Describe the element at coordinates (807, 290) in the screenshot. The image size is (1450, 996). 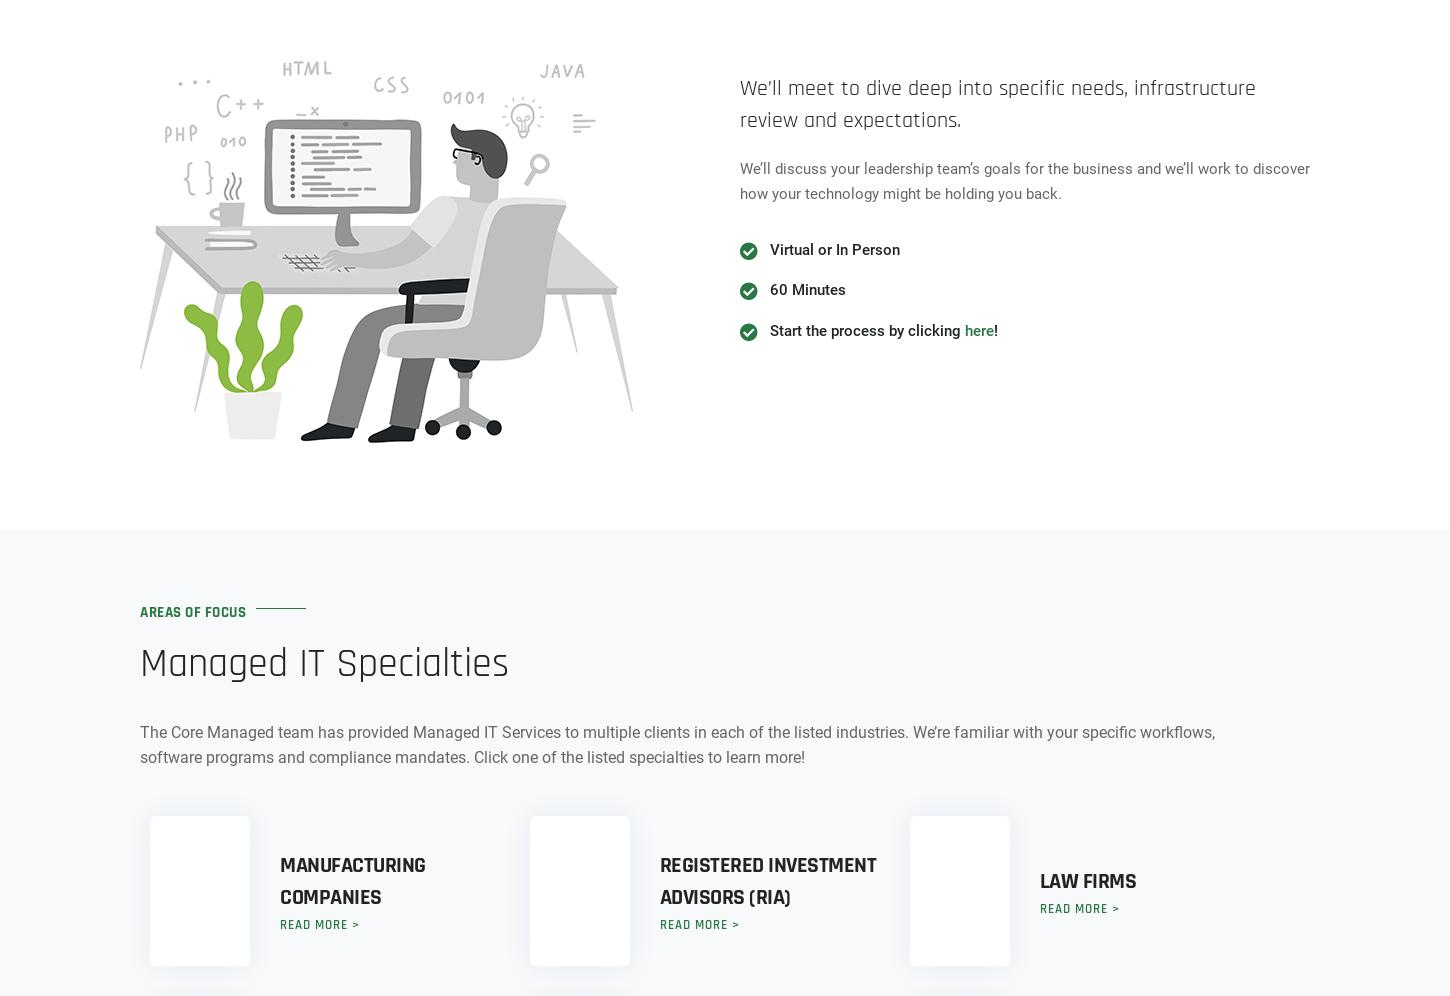
I see `'60 Minutes'` at that location.